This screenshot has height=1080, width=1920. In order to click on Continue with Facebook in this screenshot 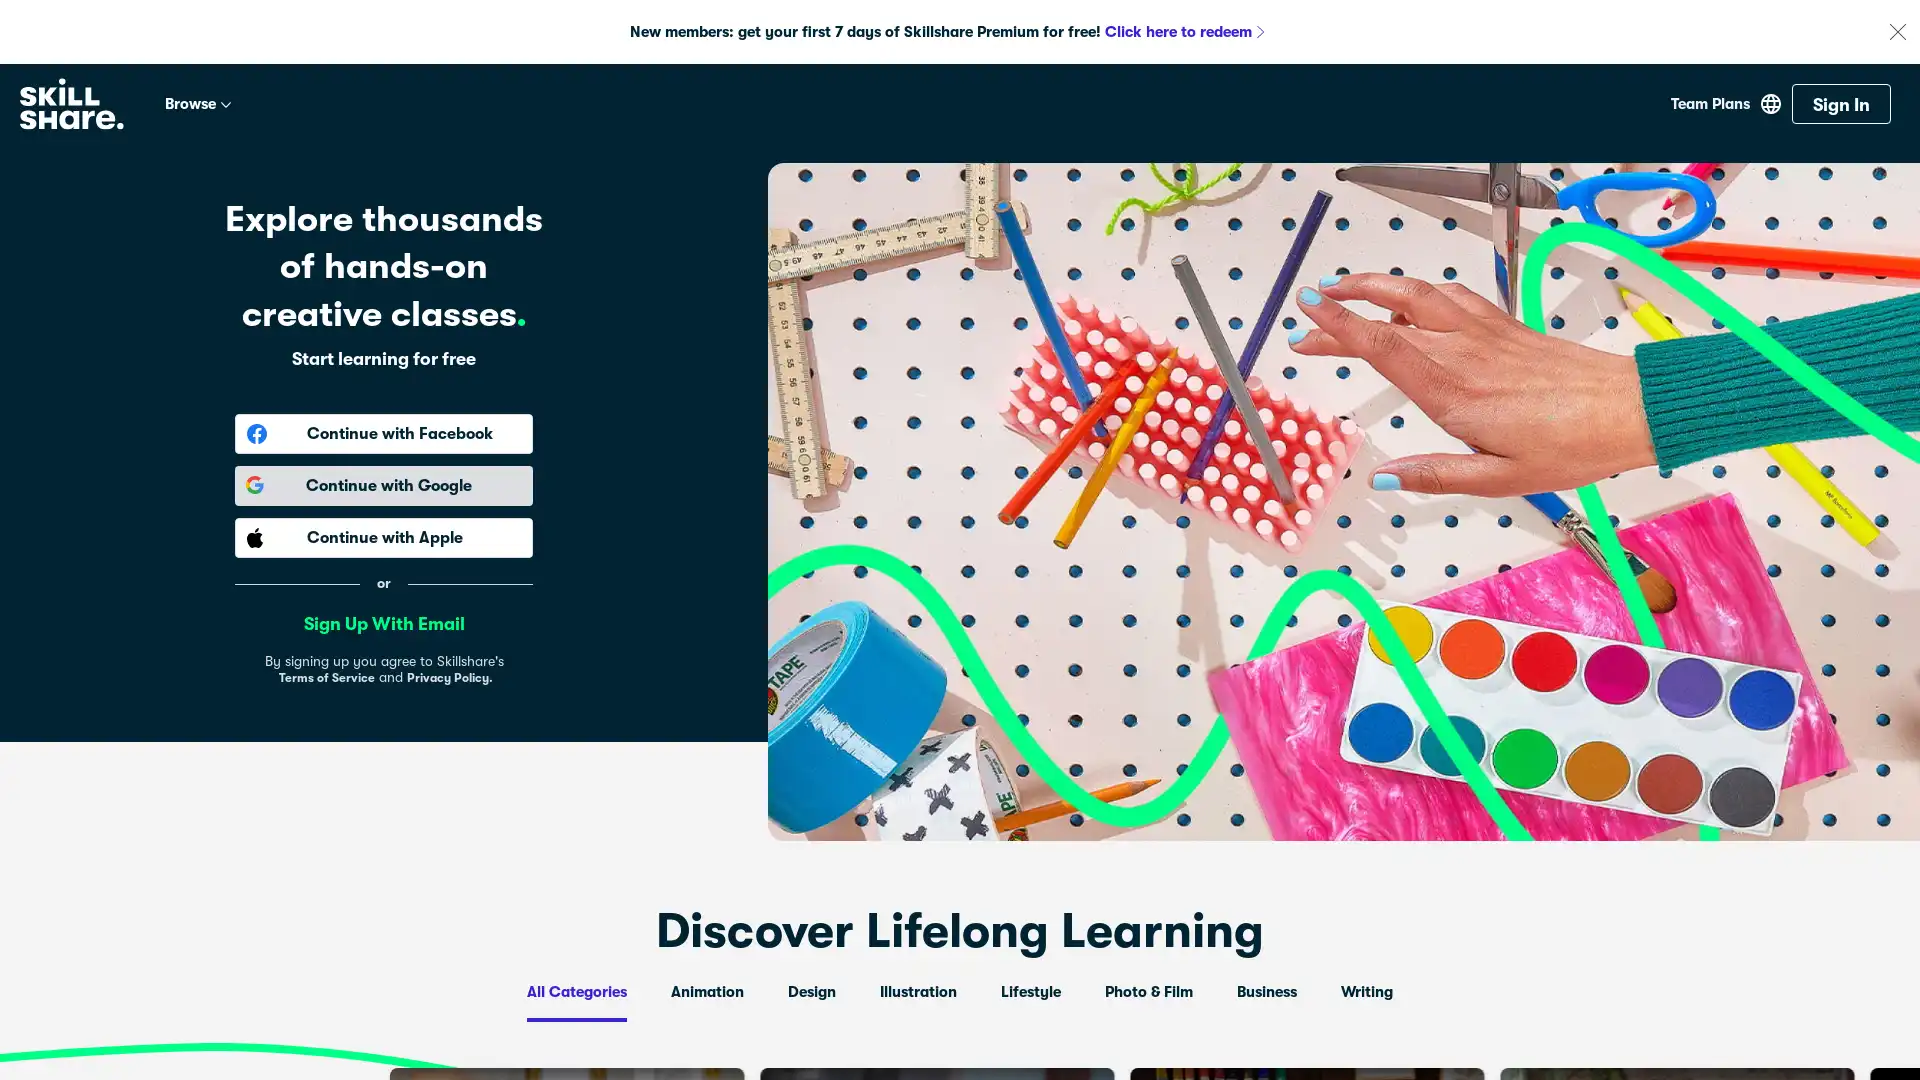, I will do `click(384, 431)`.